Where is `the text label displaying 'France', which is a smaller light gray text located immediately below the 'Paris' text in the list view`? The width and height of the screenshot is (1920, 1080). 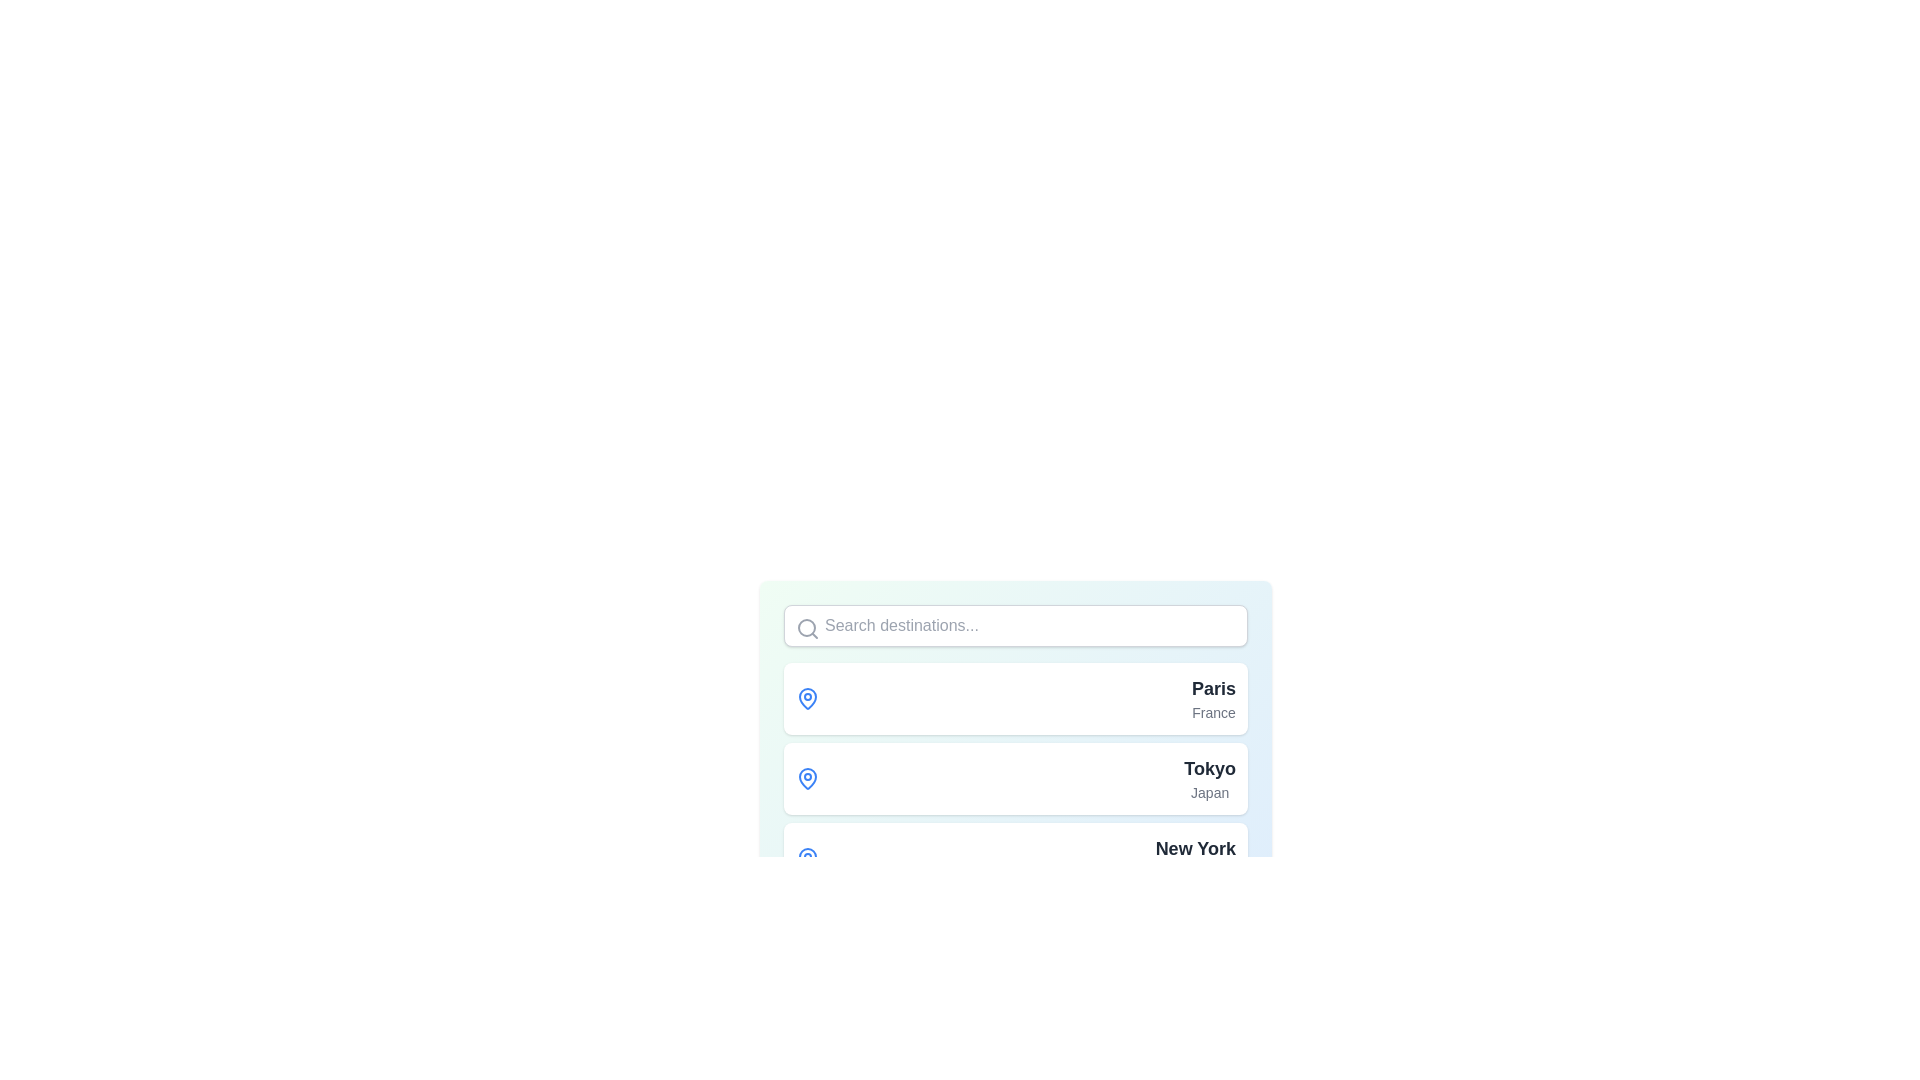
the text label displaying 'France', which is a smaller light gray text located immediately below the 'Paris' text in the list view is located at coordinates (1213, 712).